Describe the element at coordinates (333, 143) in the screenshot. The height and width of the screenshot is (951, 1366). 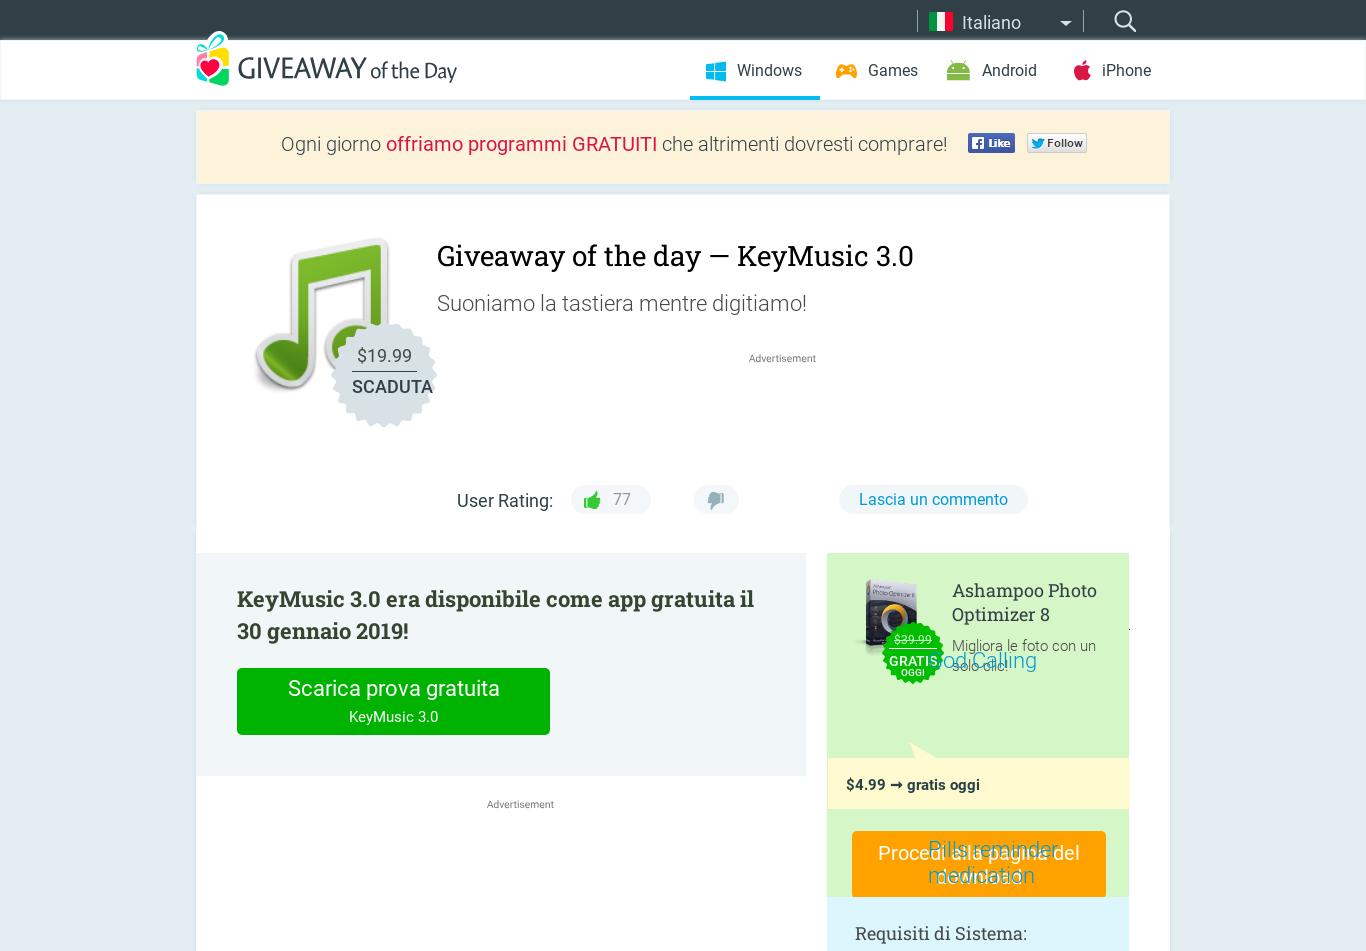
I see `'Ogni giorno'` at that location.